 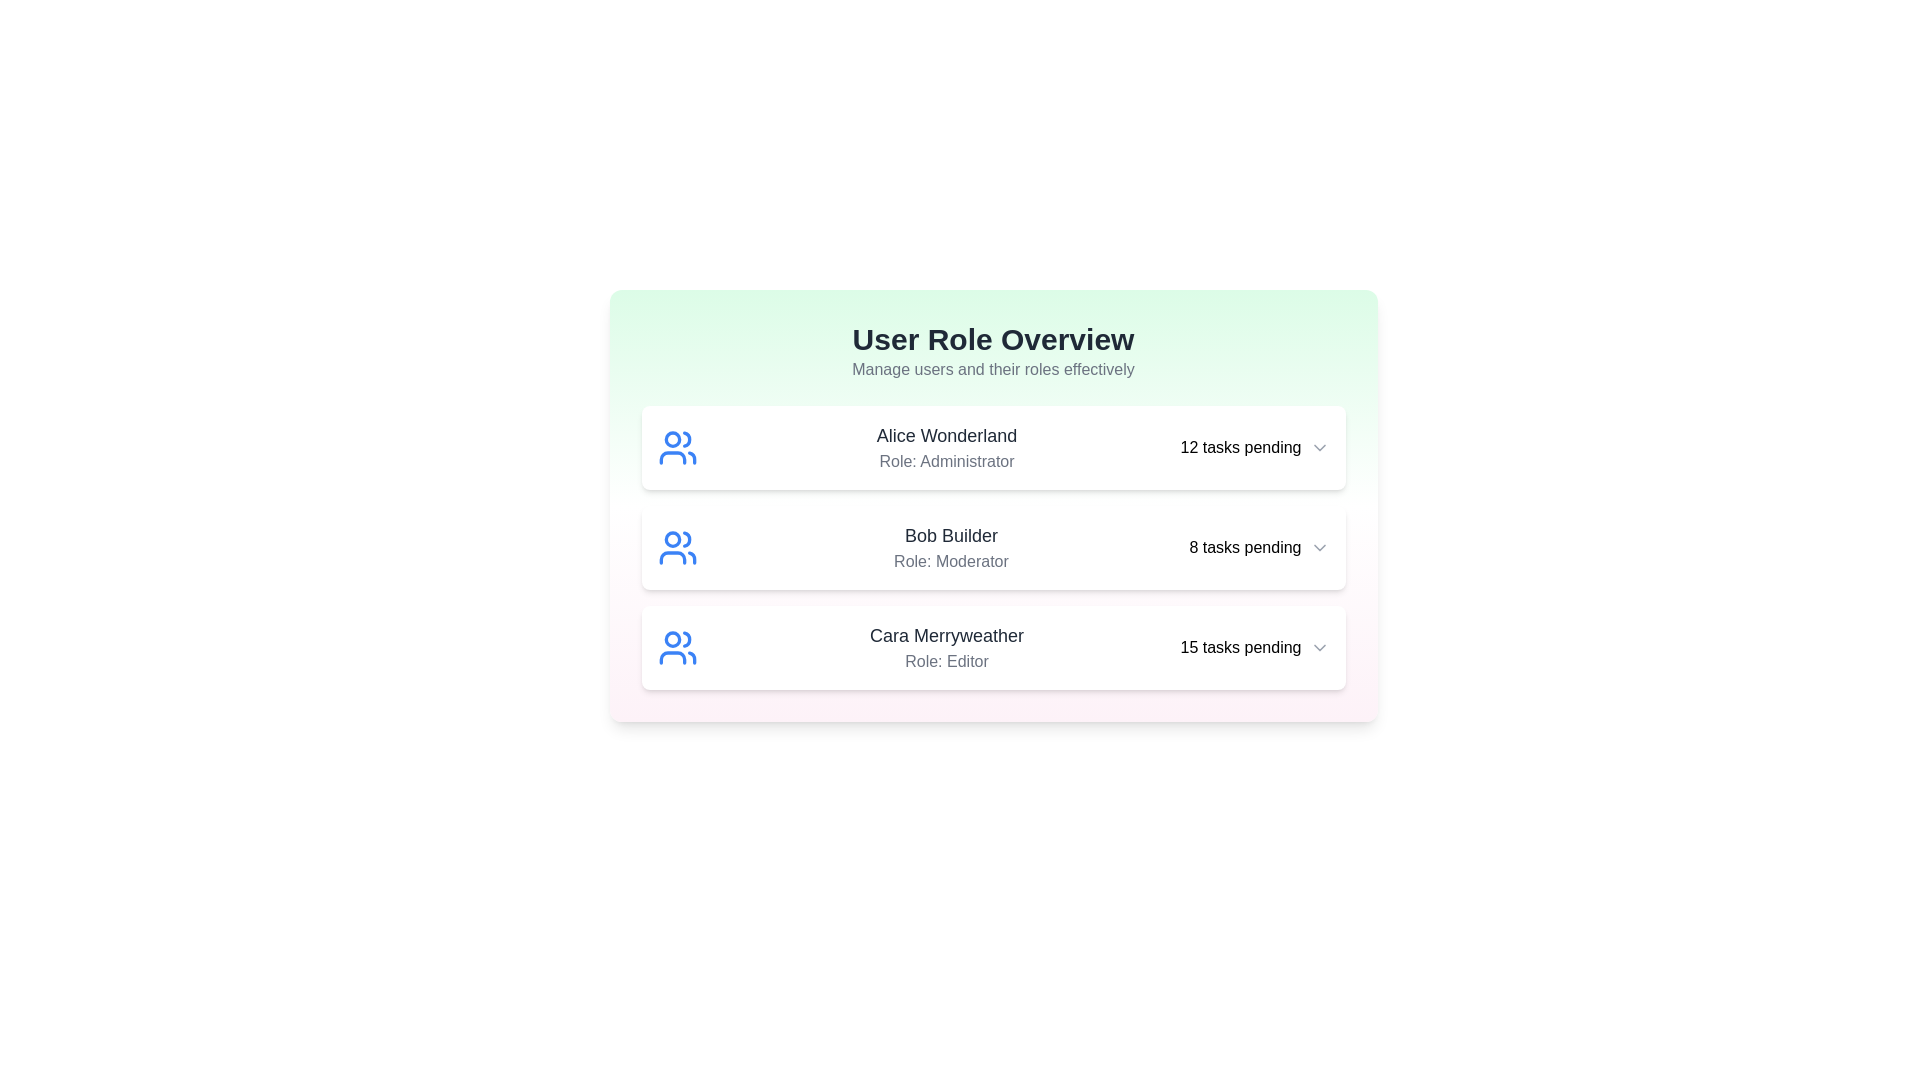 I want to click on the dropdown icon for Cara Merryweather to view more options, so click(x=1319, y=648).